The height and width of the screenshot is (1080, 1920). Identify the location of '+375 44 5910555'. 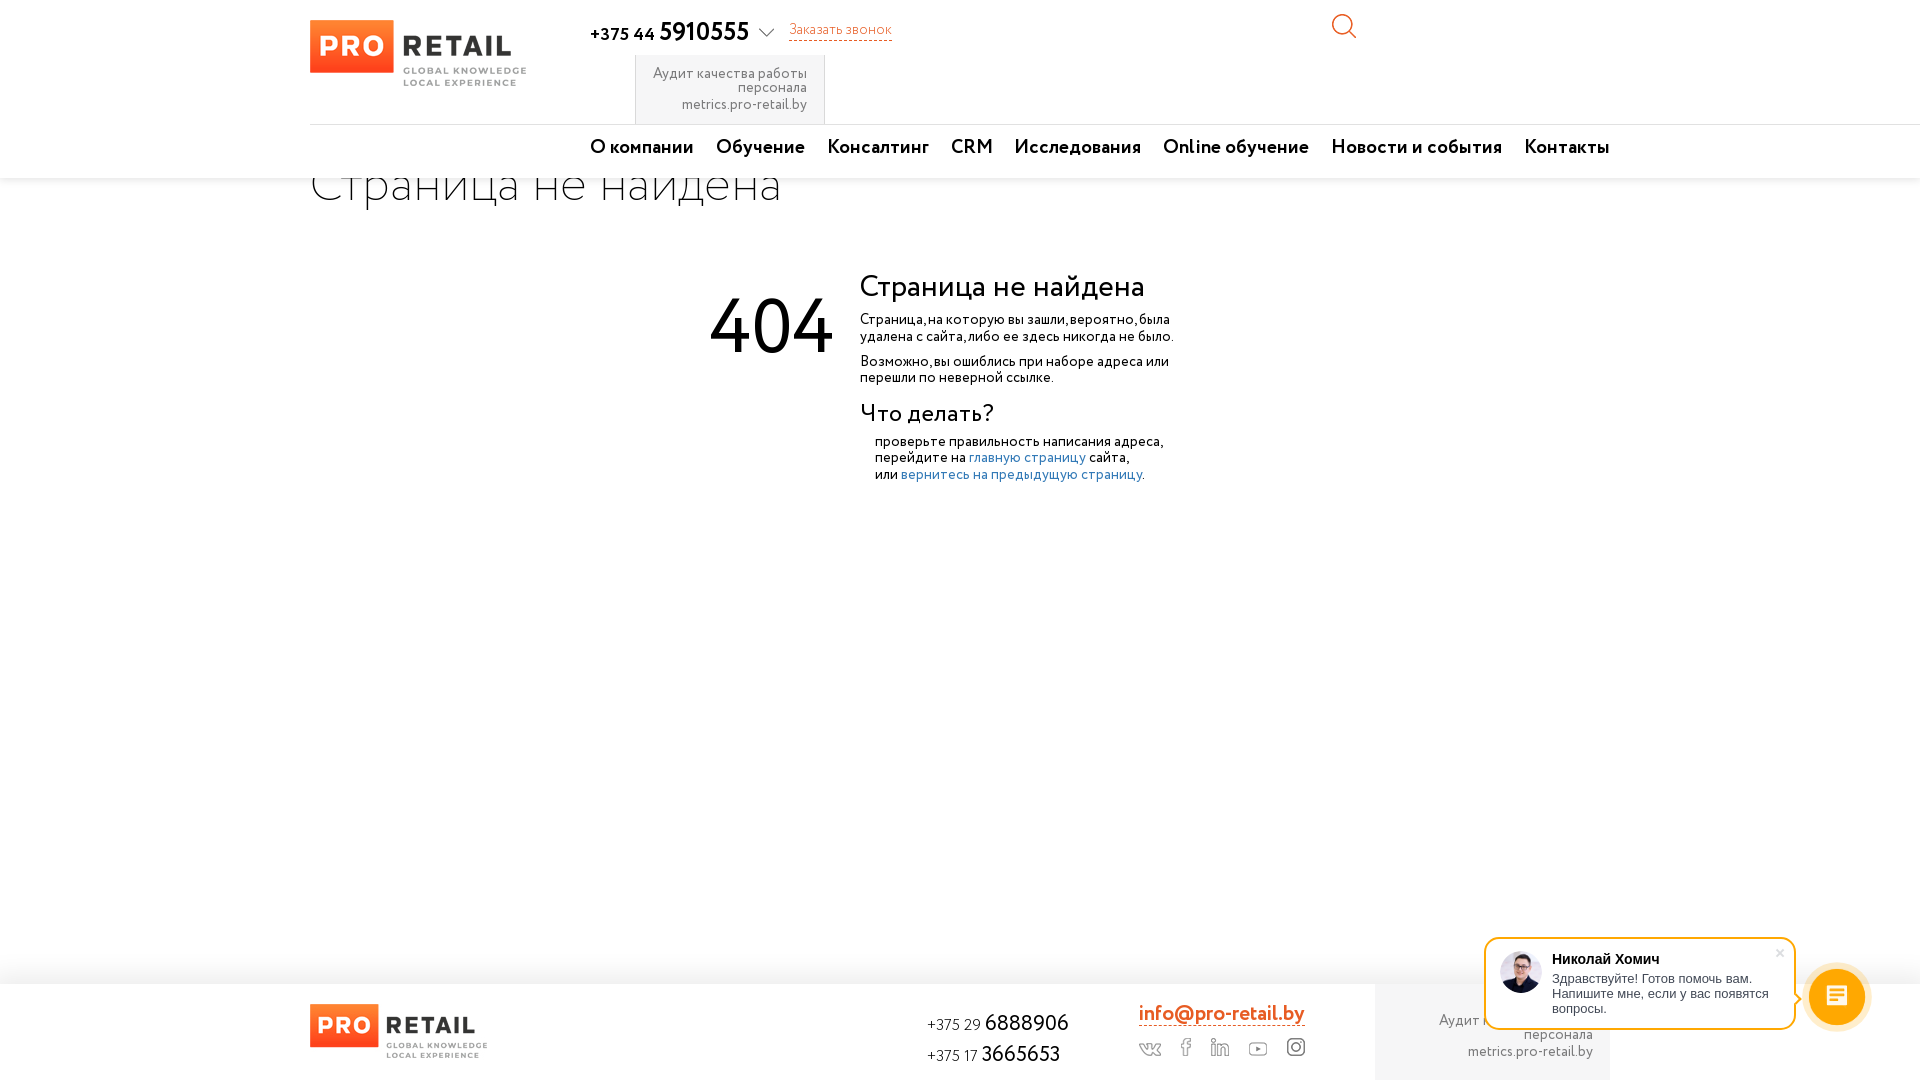
(681, 34).